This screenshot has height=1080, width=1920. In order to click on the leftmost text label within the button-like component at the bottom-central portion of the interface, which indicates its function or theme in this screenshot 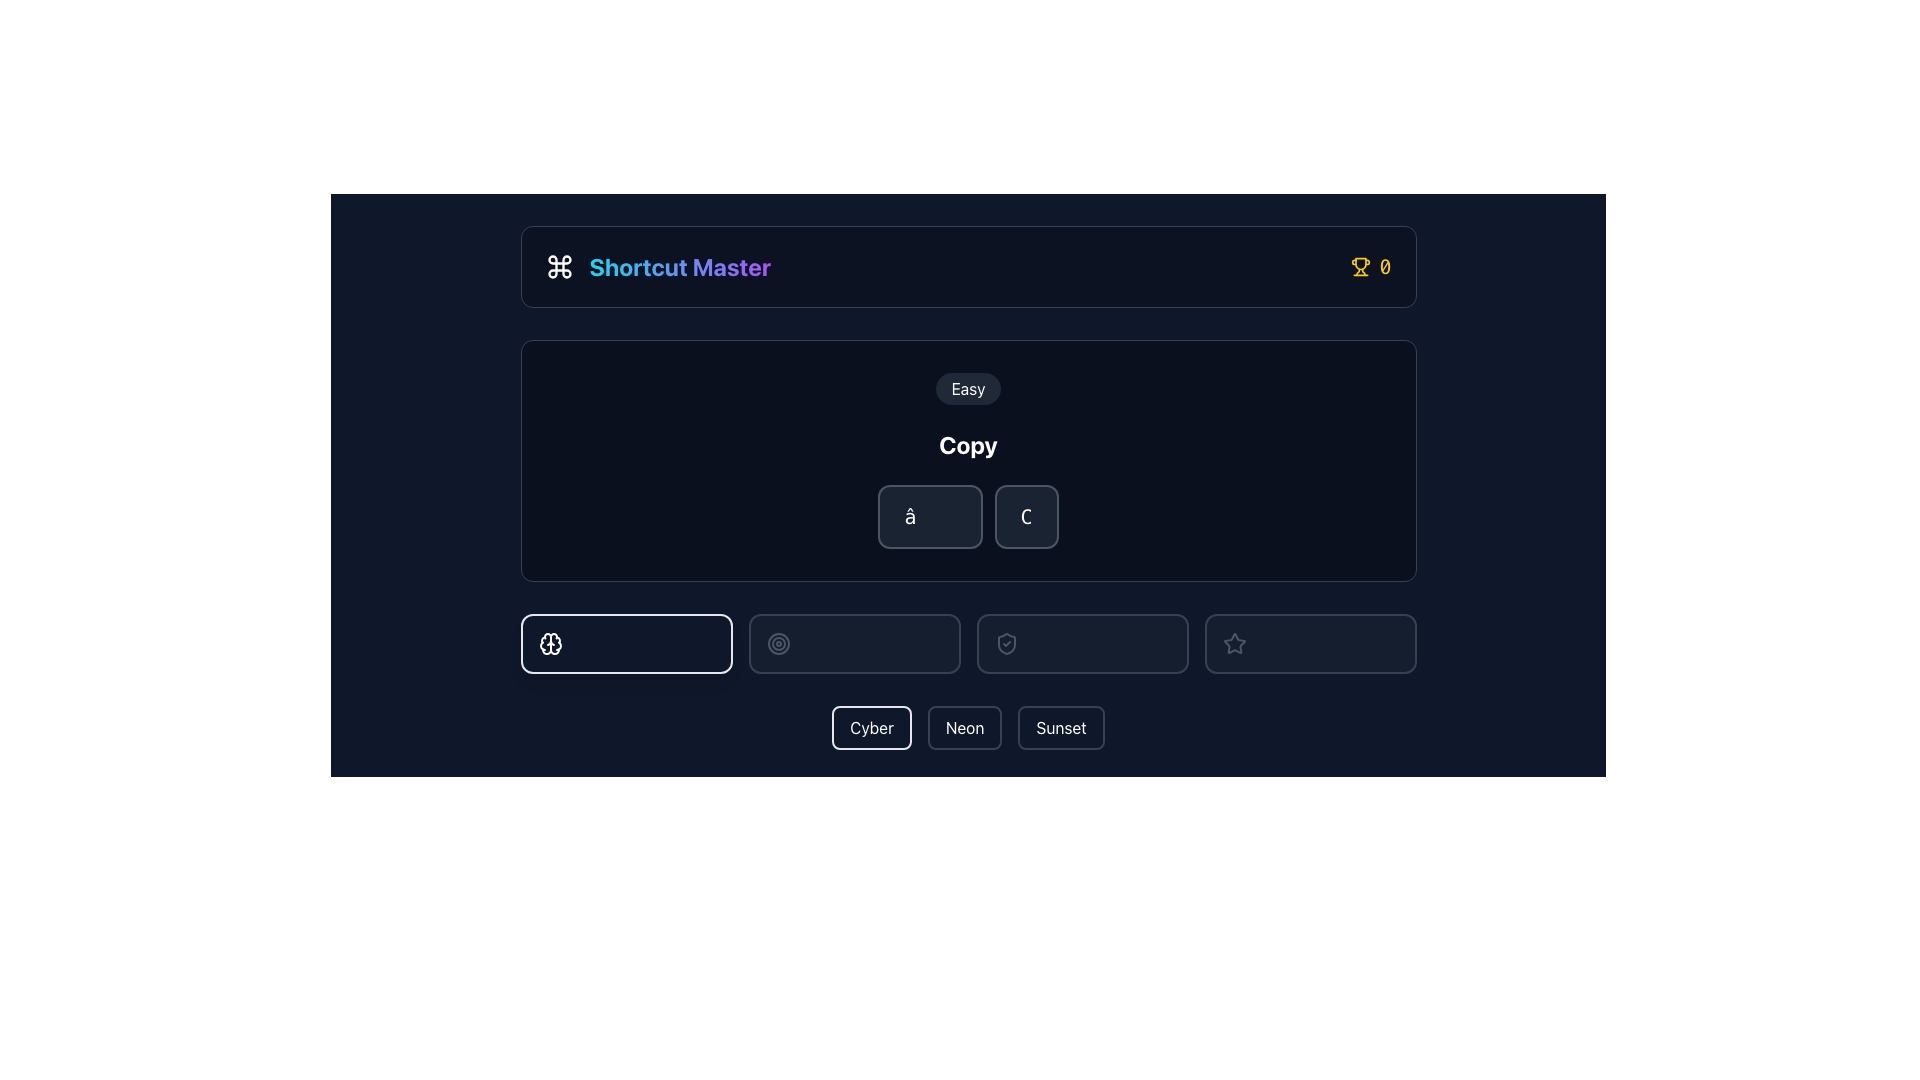, I will do `click(872, 728)`.